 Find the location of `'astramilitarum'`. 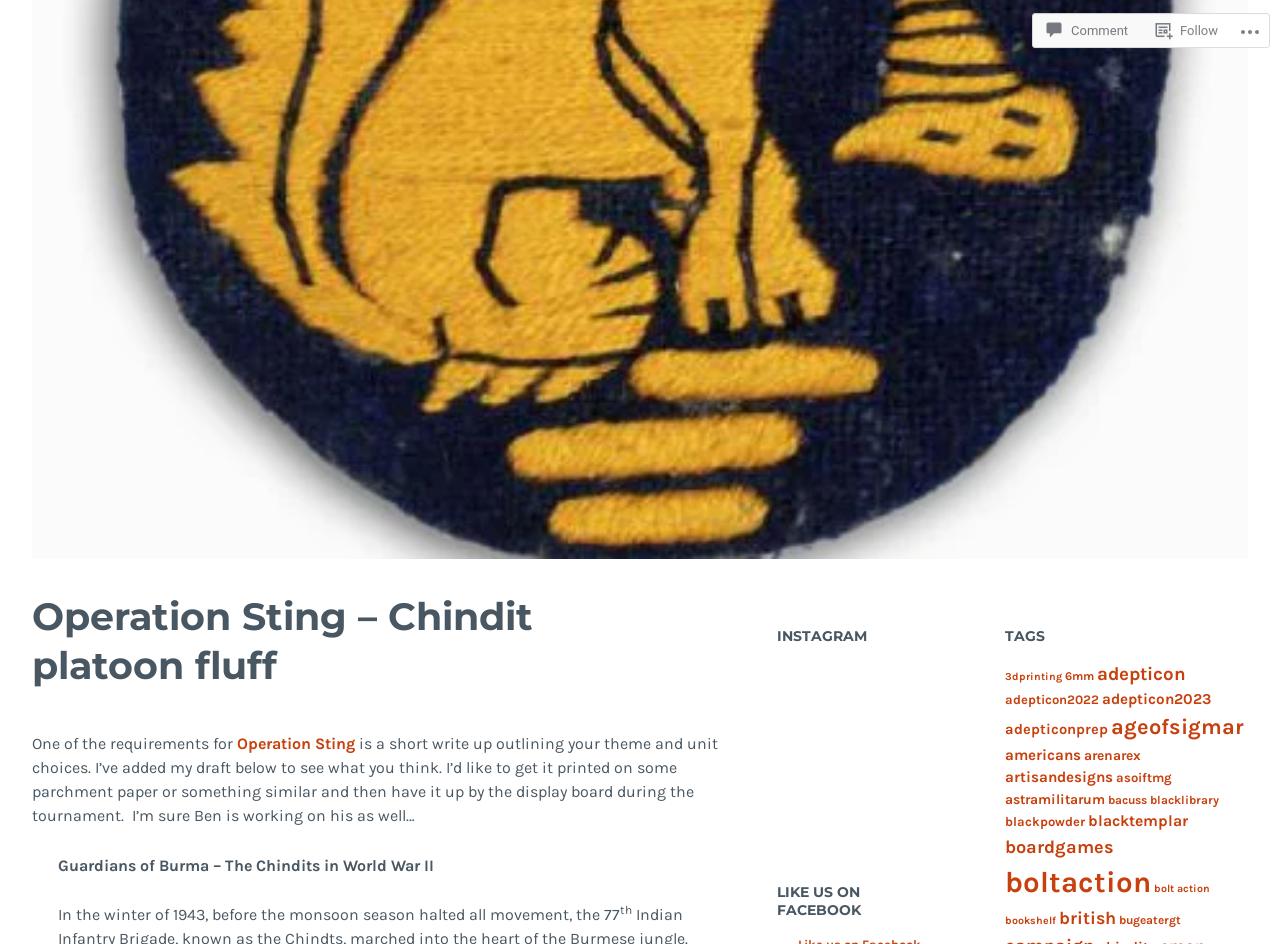

'astramilitarum' is located at coordinates (1052, 798).